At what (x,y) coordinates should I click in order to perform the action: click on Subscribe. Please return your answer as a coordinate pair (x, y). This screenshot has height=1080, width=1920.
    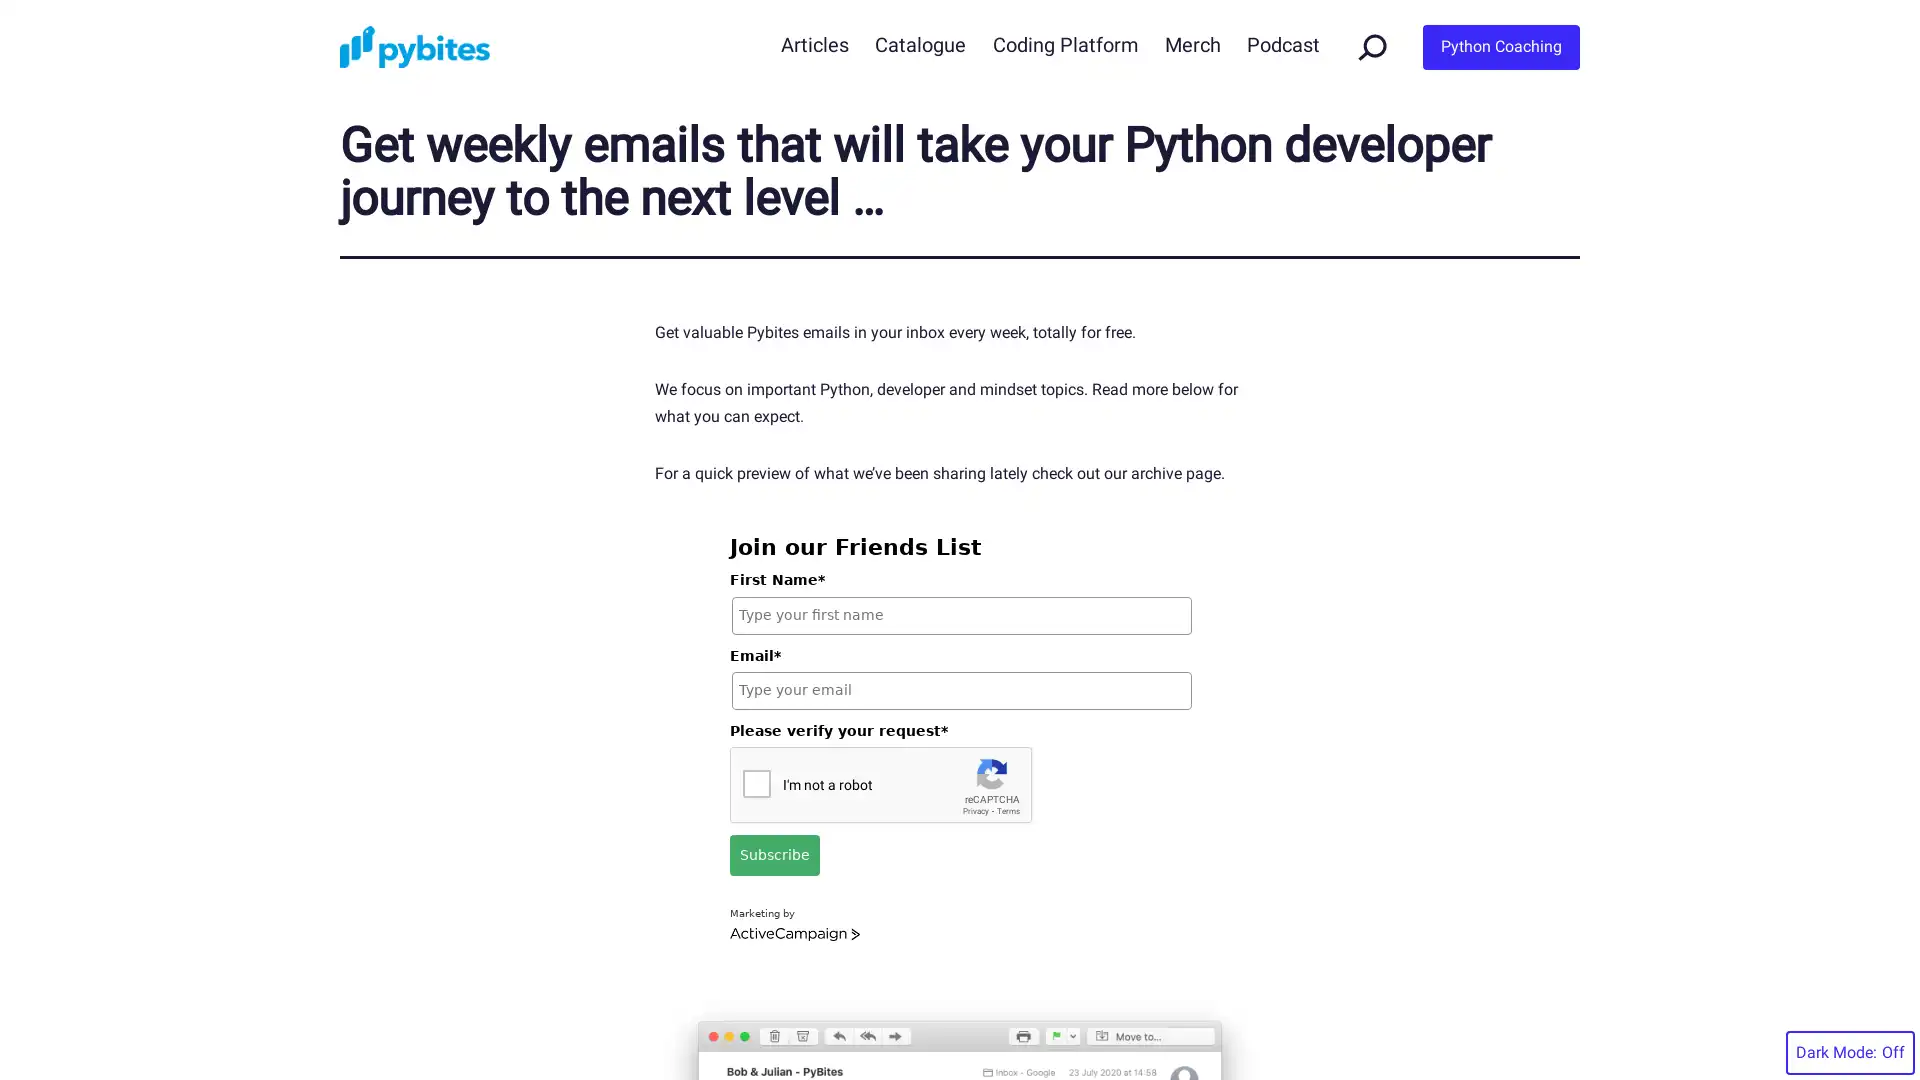
    Looking at the image, I should click on (773, 855).